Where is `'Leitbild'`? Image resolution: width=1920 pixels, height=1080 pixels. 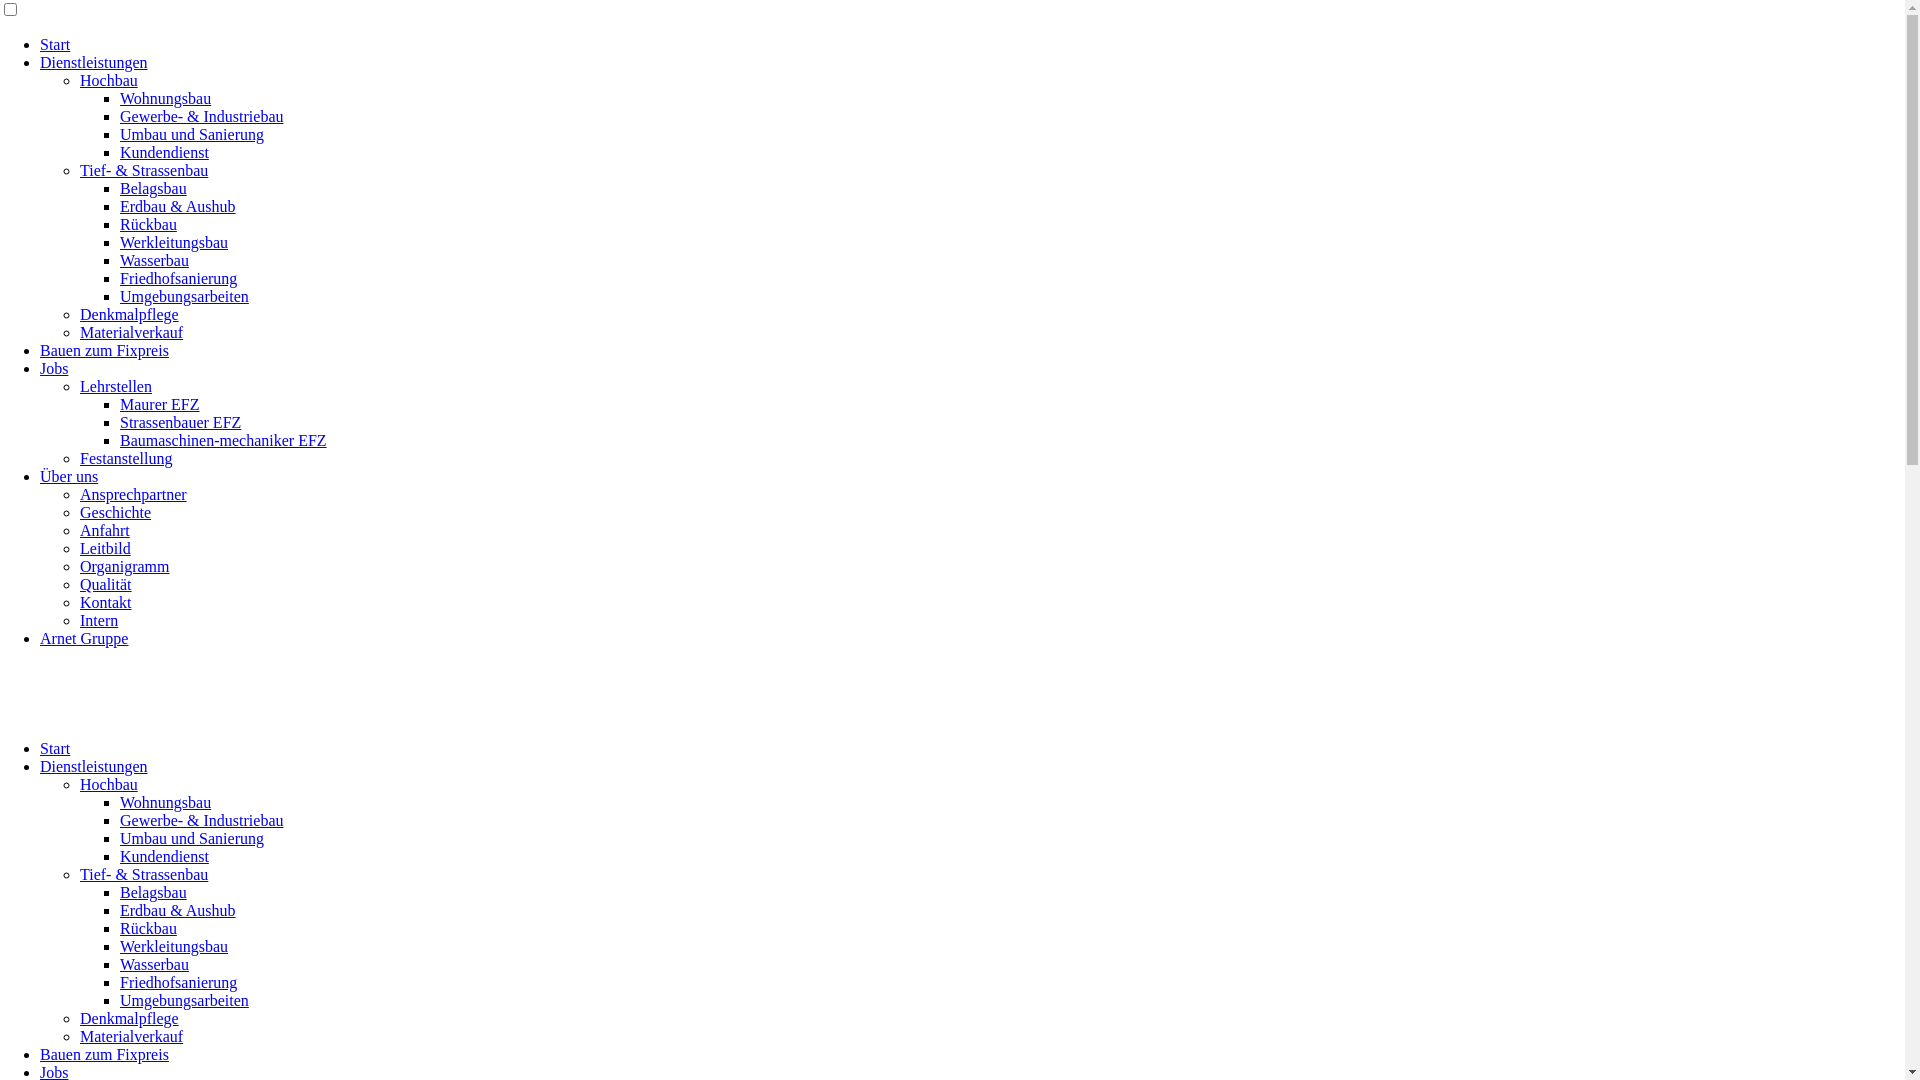
'Leitbild' is located at coordinates (80, 548).